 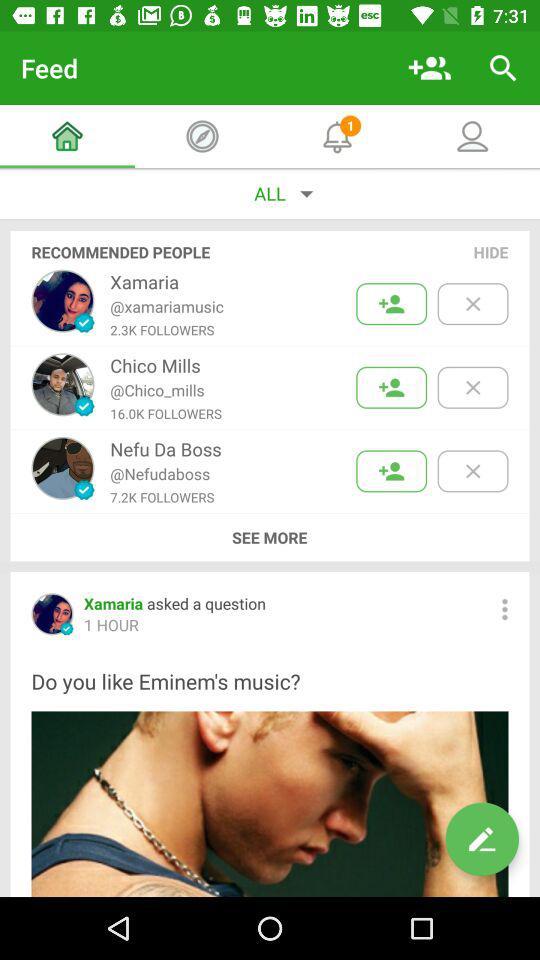 I want to click on hide, so click(x=490, y=251).